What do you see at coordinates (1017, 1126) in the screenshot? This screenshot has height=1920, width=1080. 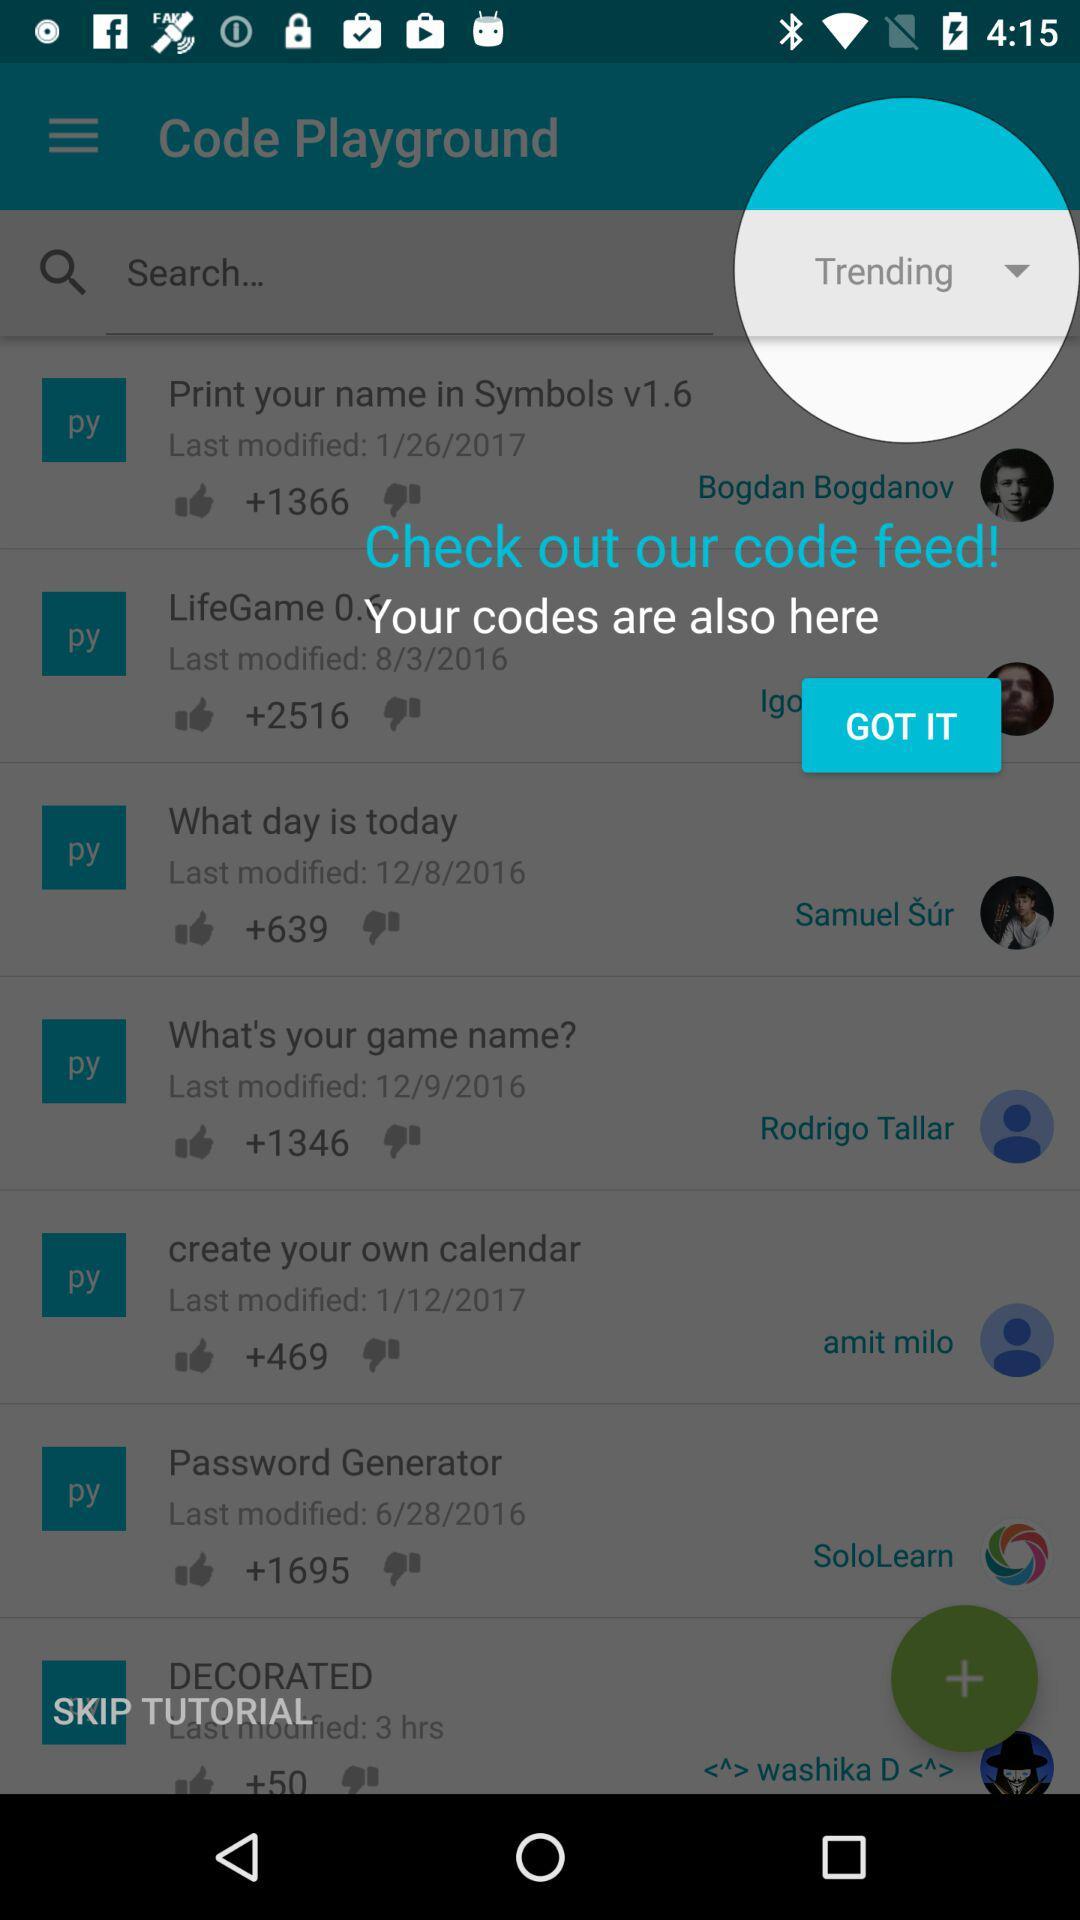 I see `the icon which is next to the rodrigo tallar` at bounding box center [1017, 1126].